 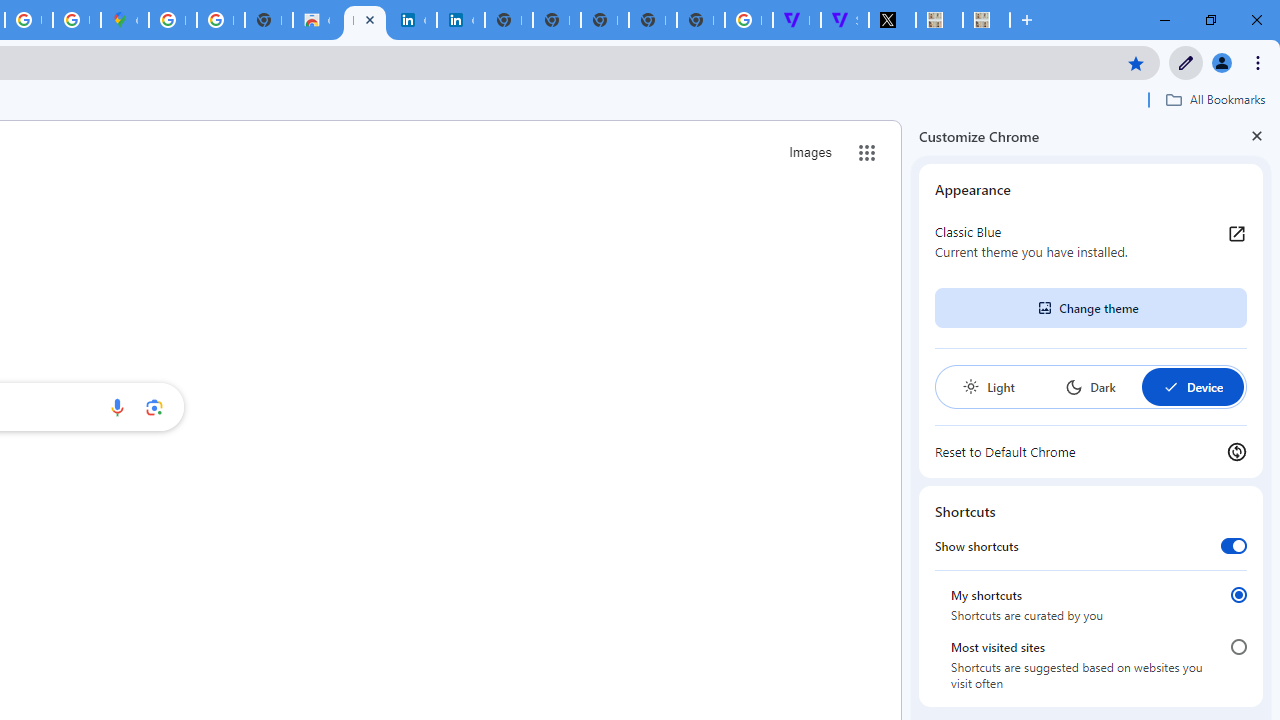 I want to click on 'Classic Blue Current theme you have installed.', so click(x=1090, y=240).